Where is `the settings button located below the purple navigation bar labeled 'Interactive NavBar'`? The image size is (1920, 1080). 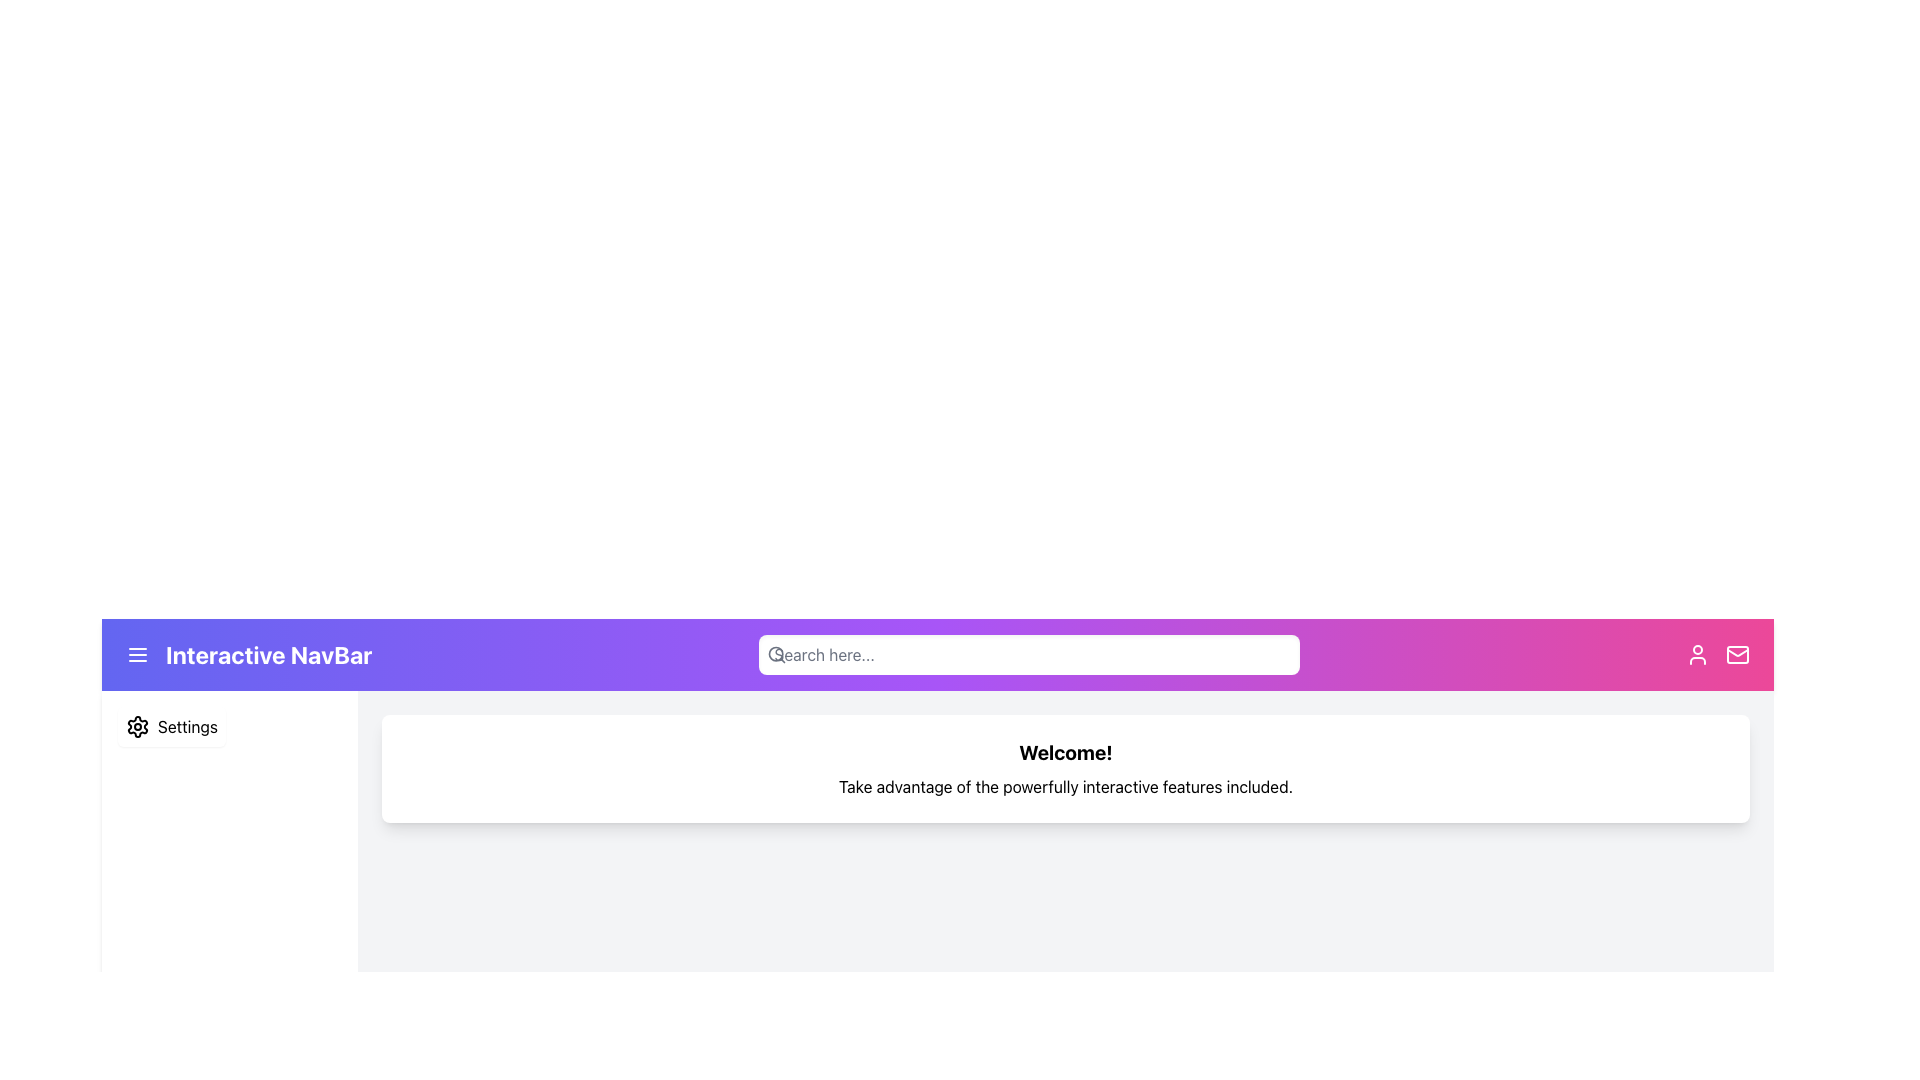
the settings button located below the purple navigation bar labeled 'Interactive NavBar' is located at coordinates (172, 726).